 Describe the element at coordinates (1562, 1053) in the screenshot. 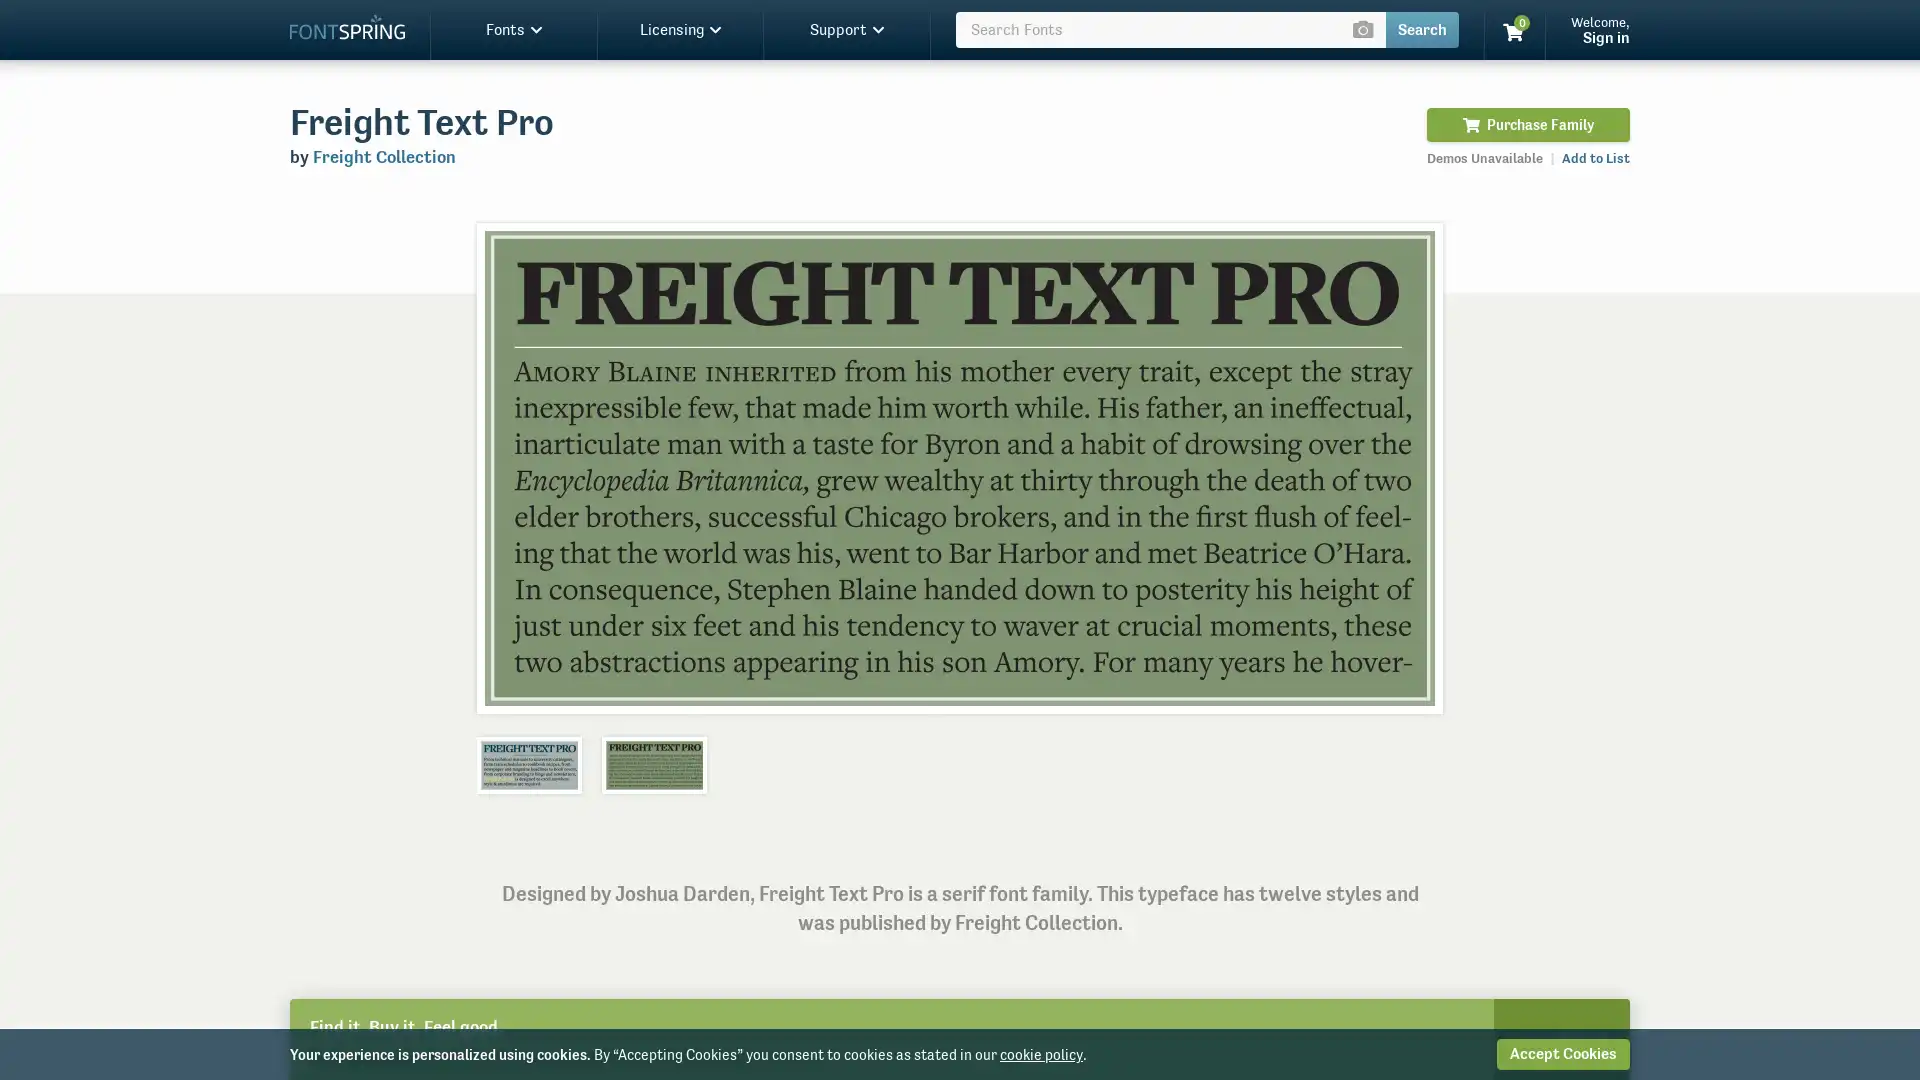

I see `Accept Cookies` at that location.